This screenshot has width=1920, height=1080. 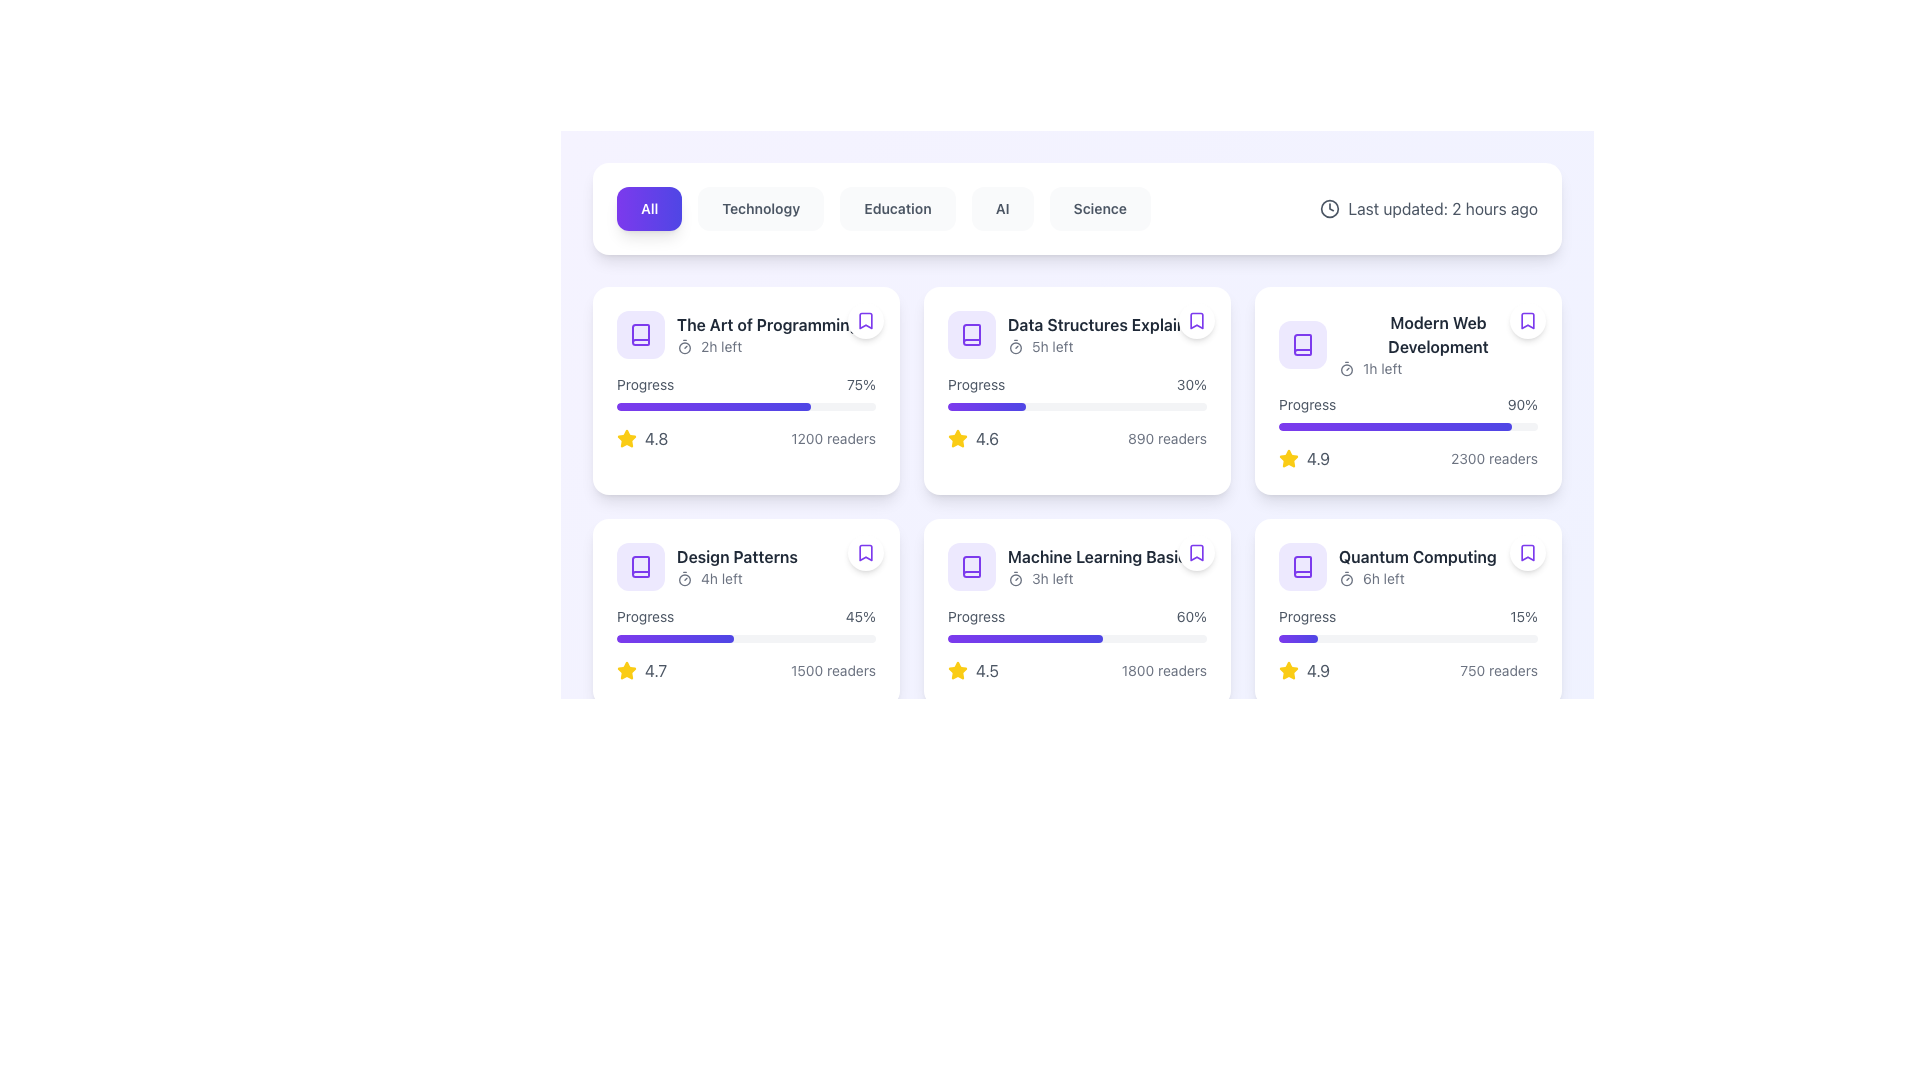 I want to click on the 'Technology' button, which is a rectangular button with a light gray background and dark gray bold text, located in the second position of a horizontal list of buttons, so click(x=760, y=208).